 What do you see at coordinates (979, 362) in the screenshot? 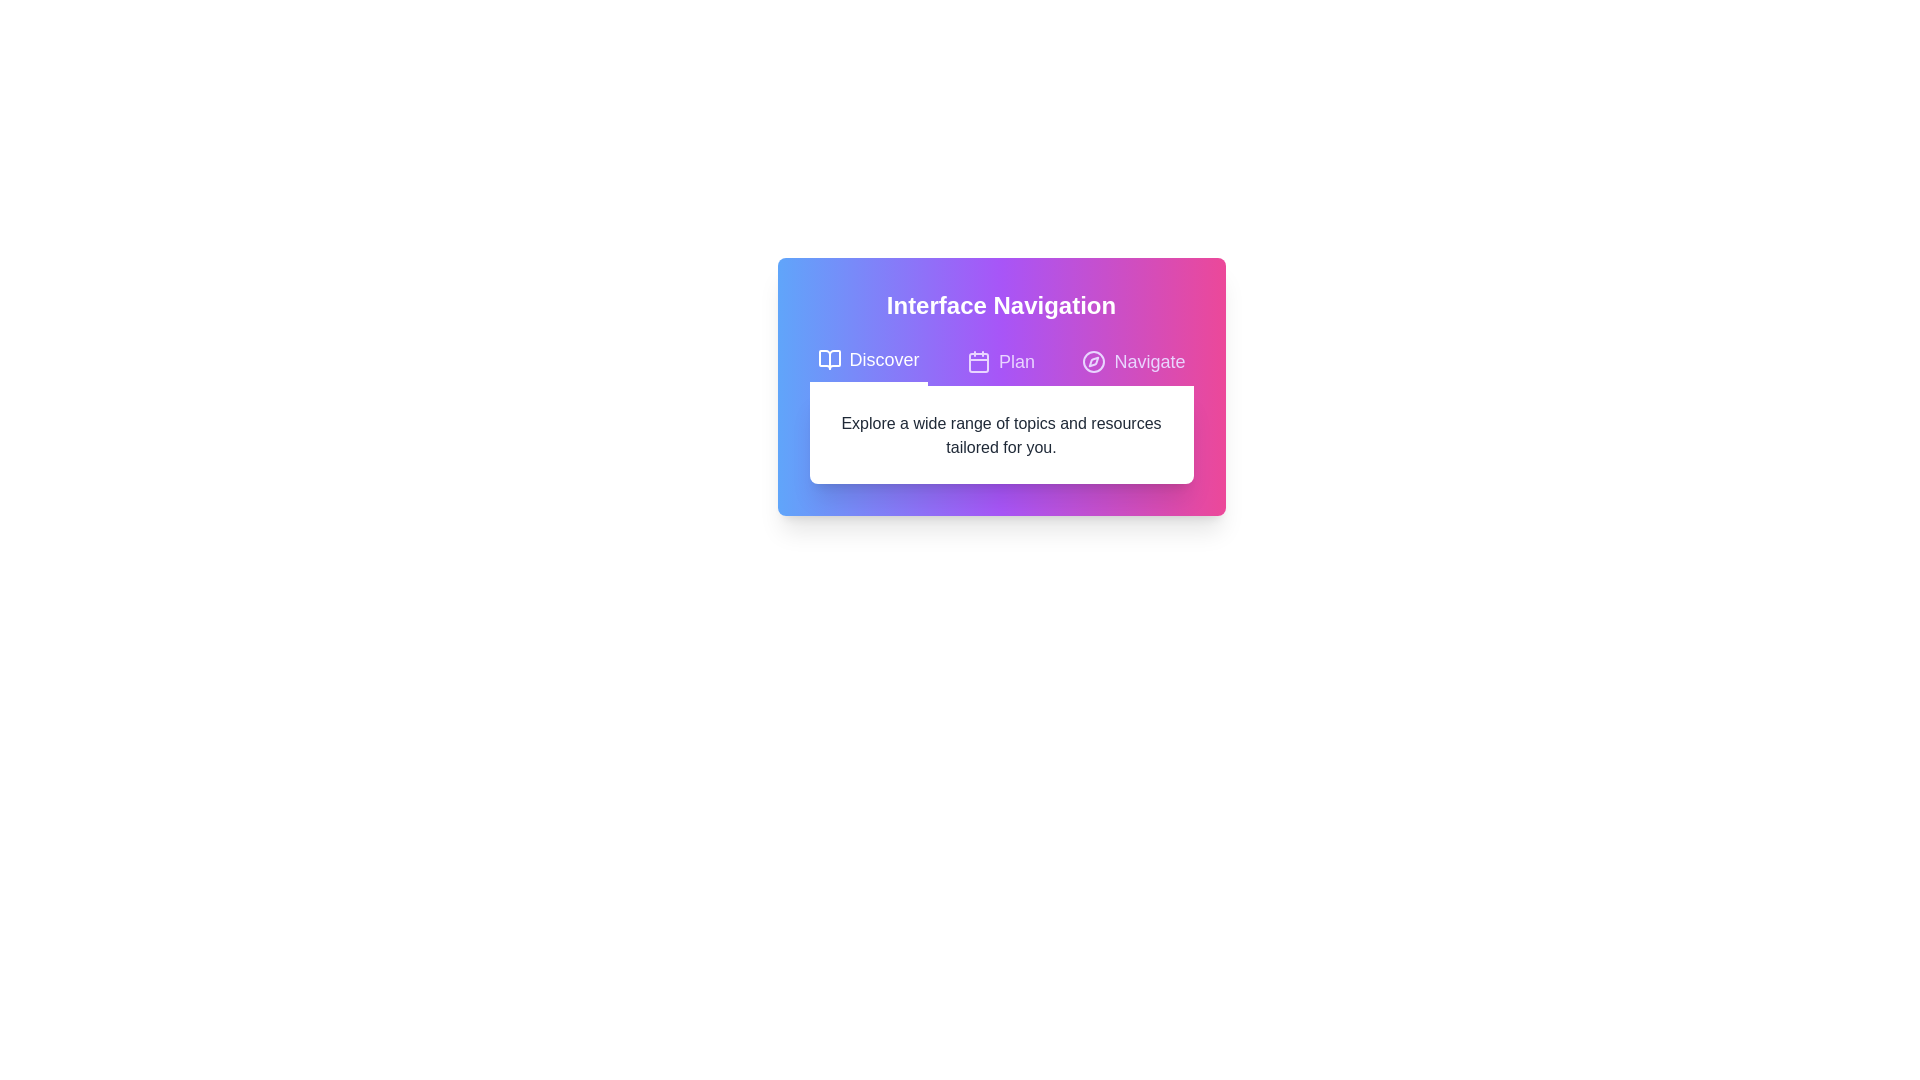
I see `the 'Plan' icon located at the top of the card interface` at bounding box center [979, 362].